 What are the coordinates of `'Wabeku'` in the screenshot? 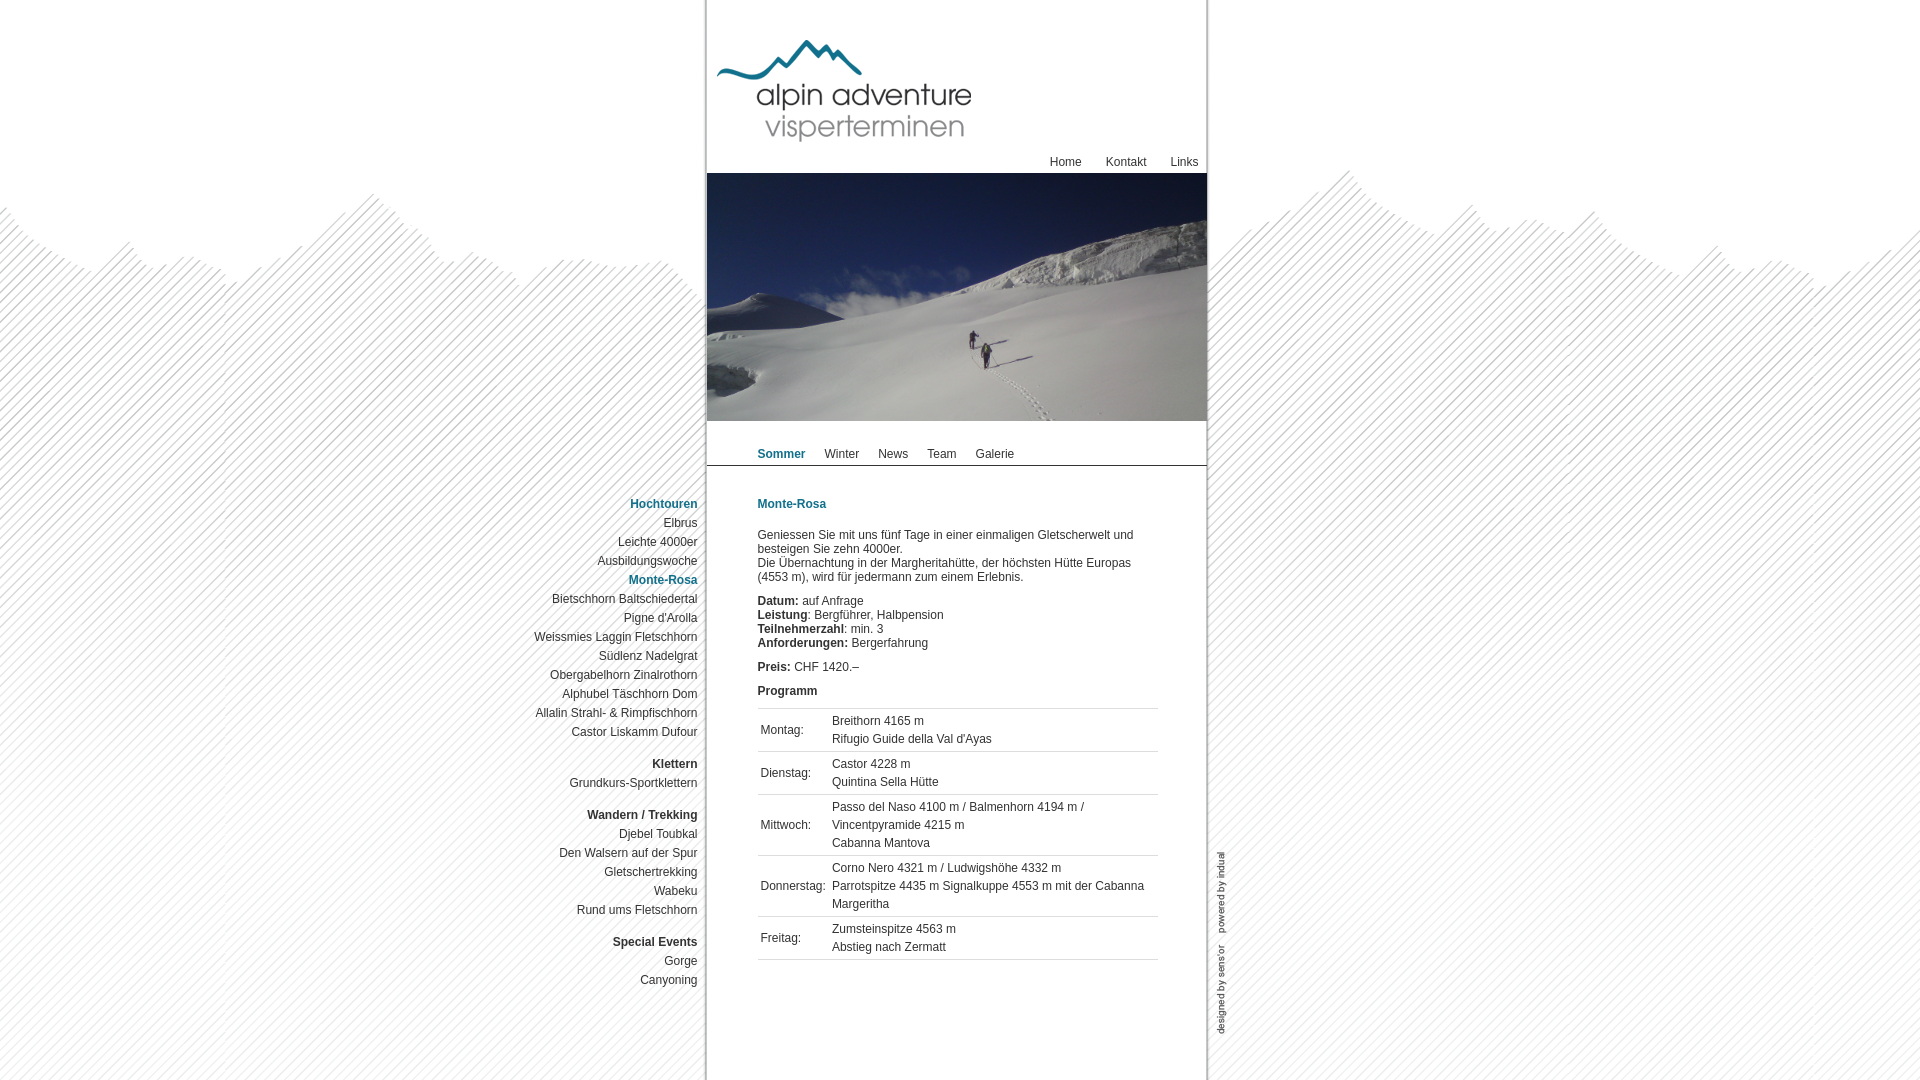 It's located at (609, 890).